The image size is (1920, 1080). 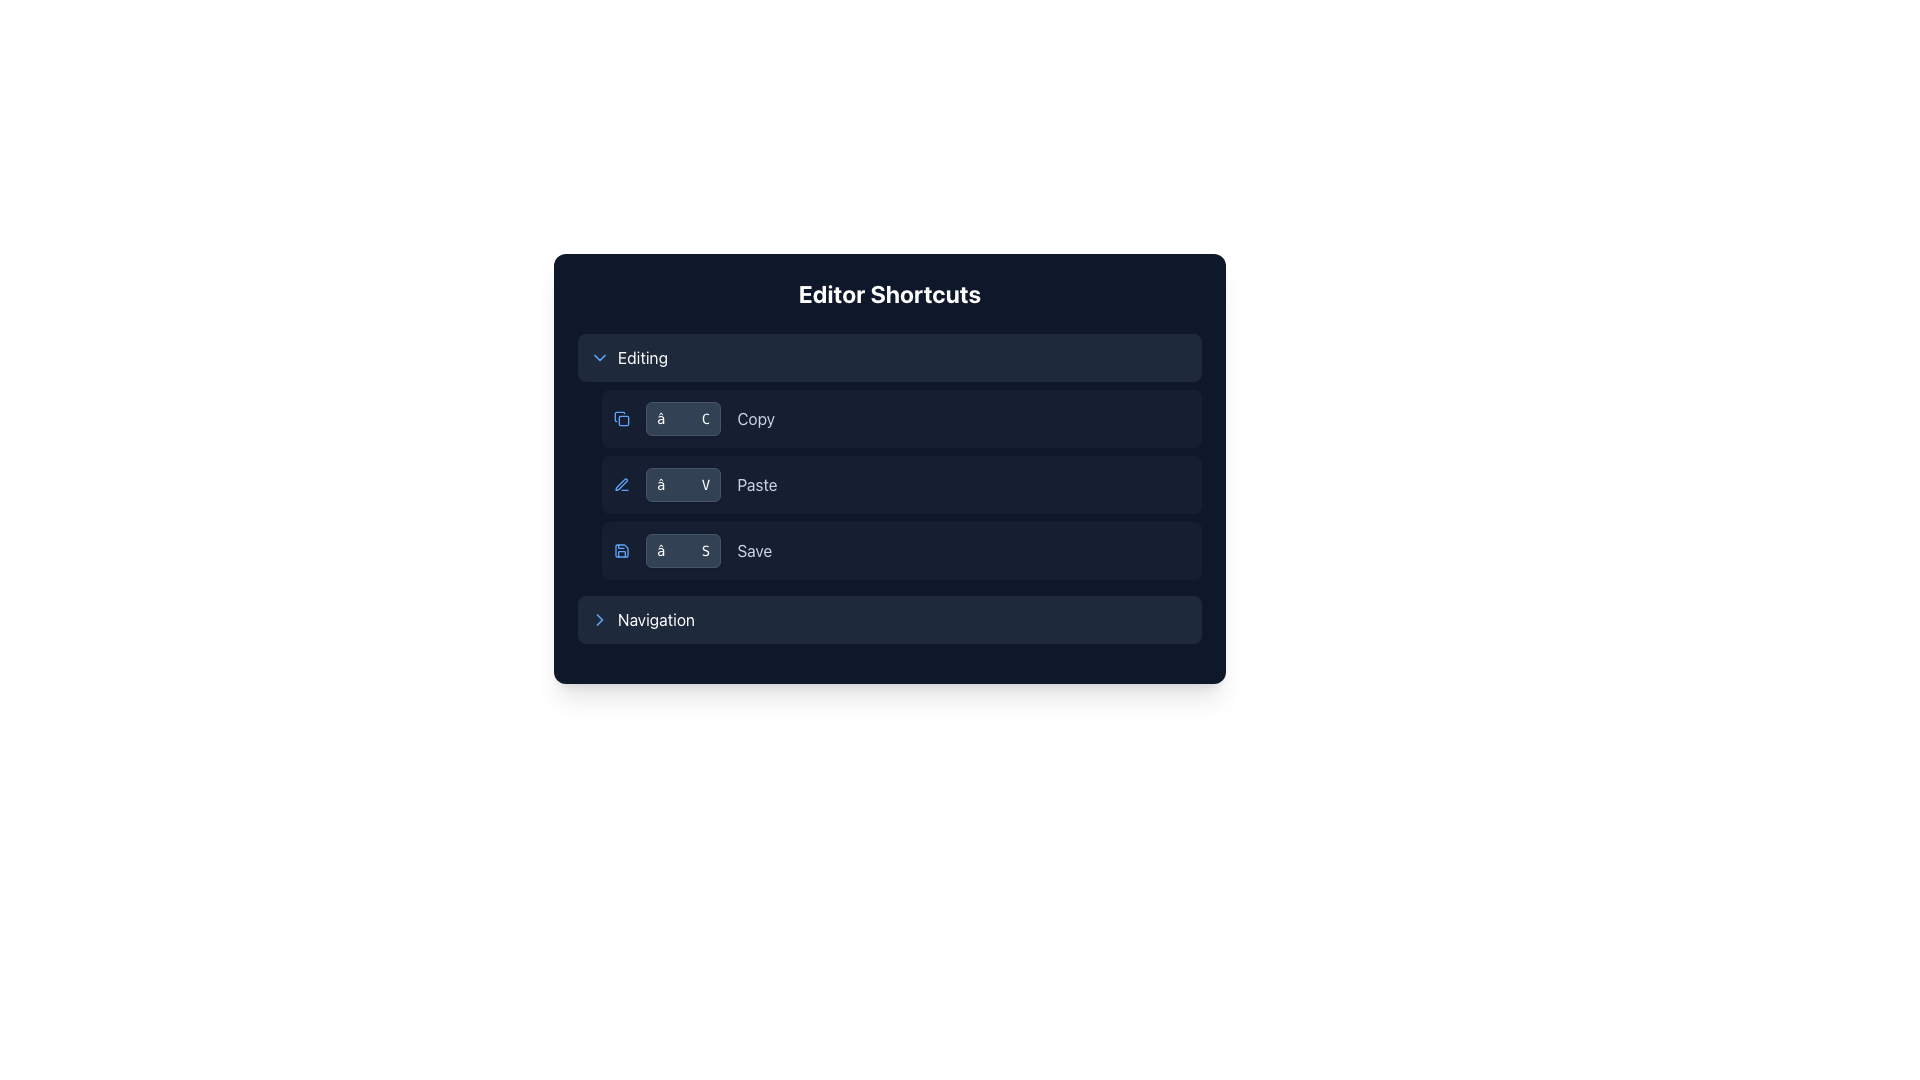 I want to click on the blue floppy disk icon located at the far left of the 'Save' entry in the shortcuts list, so click(x=621, y=551).